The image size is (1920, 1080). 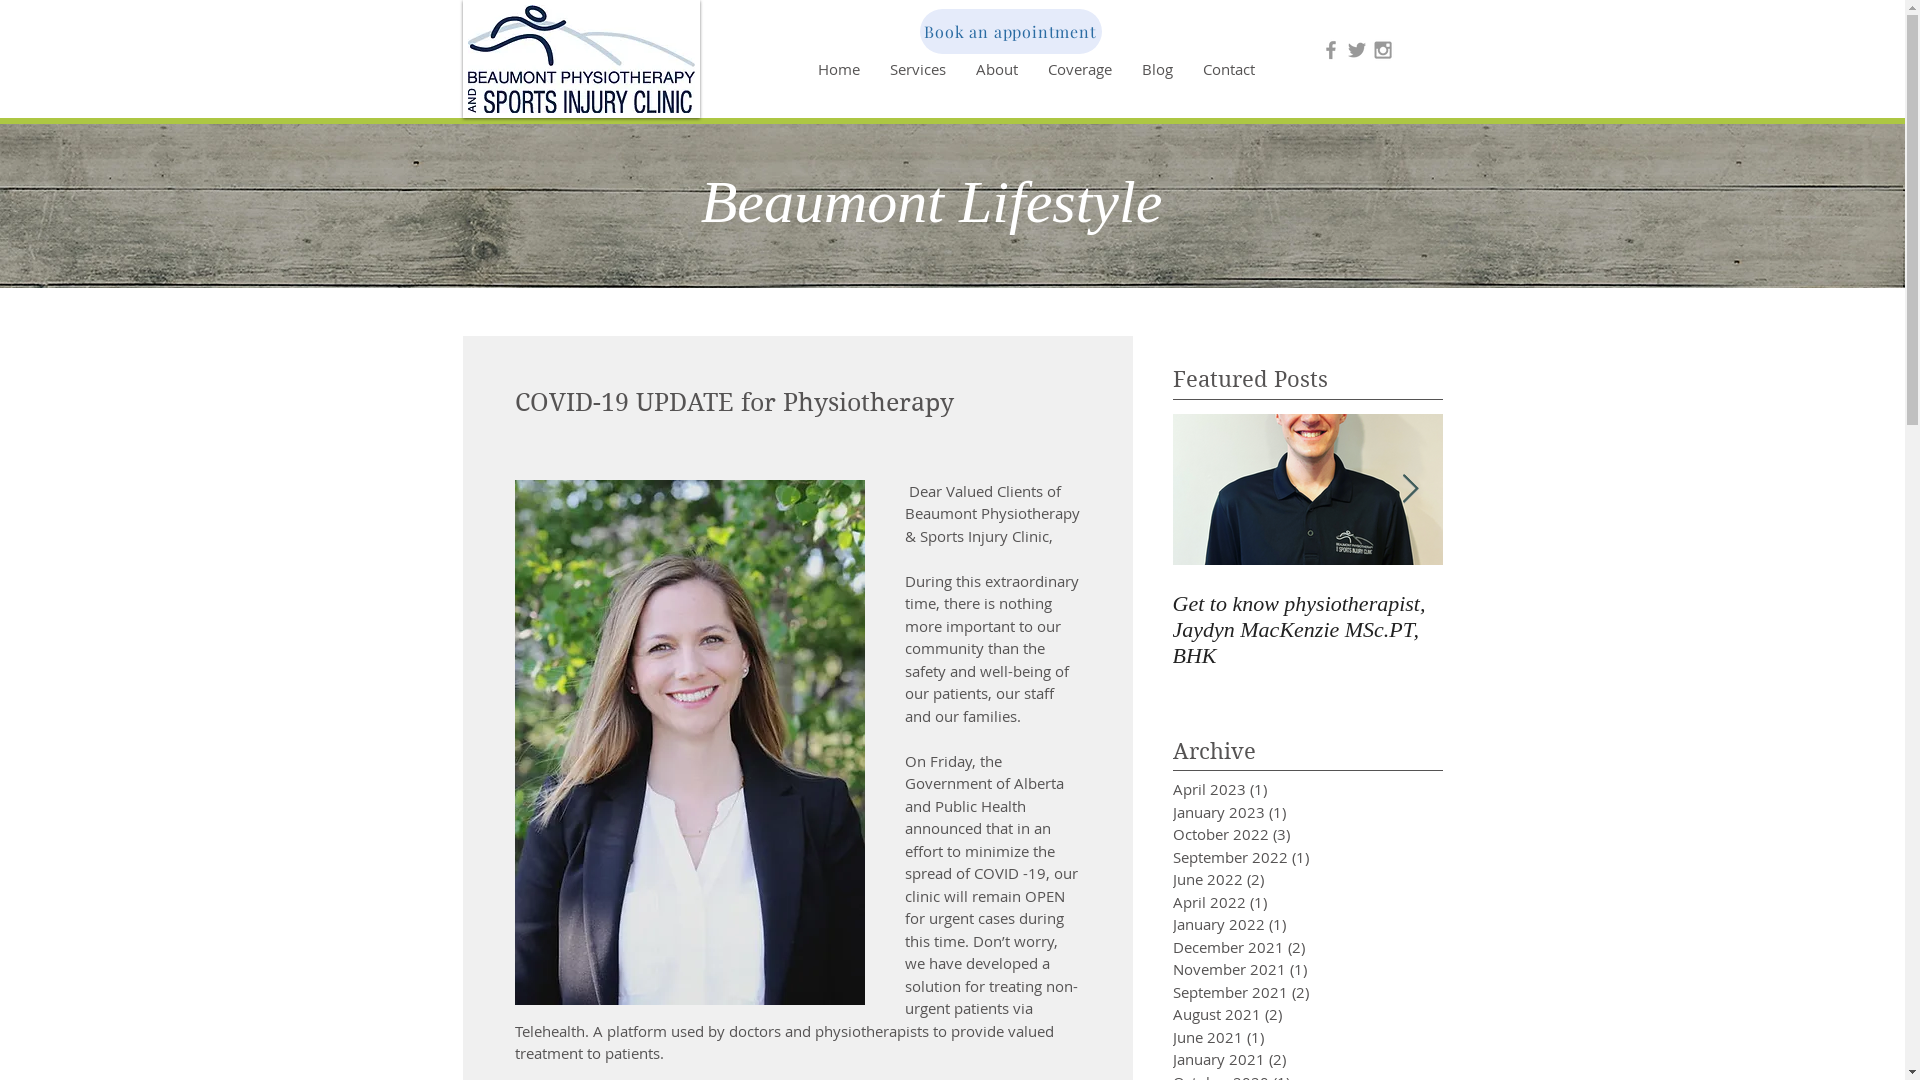 What do you see at coordinates (1171, 902) in the screenshot?
I see `'April 2022 (1)'` at bounding box center [1171, 902].